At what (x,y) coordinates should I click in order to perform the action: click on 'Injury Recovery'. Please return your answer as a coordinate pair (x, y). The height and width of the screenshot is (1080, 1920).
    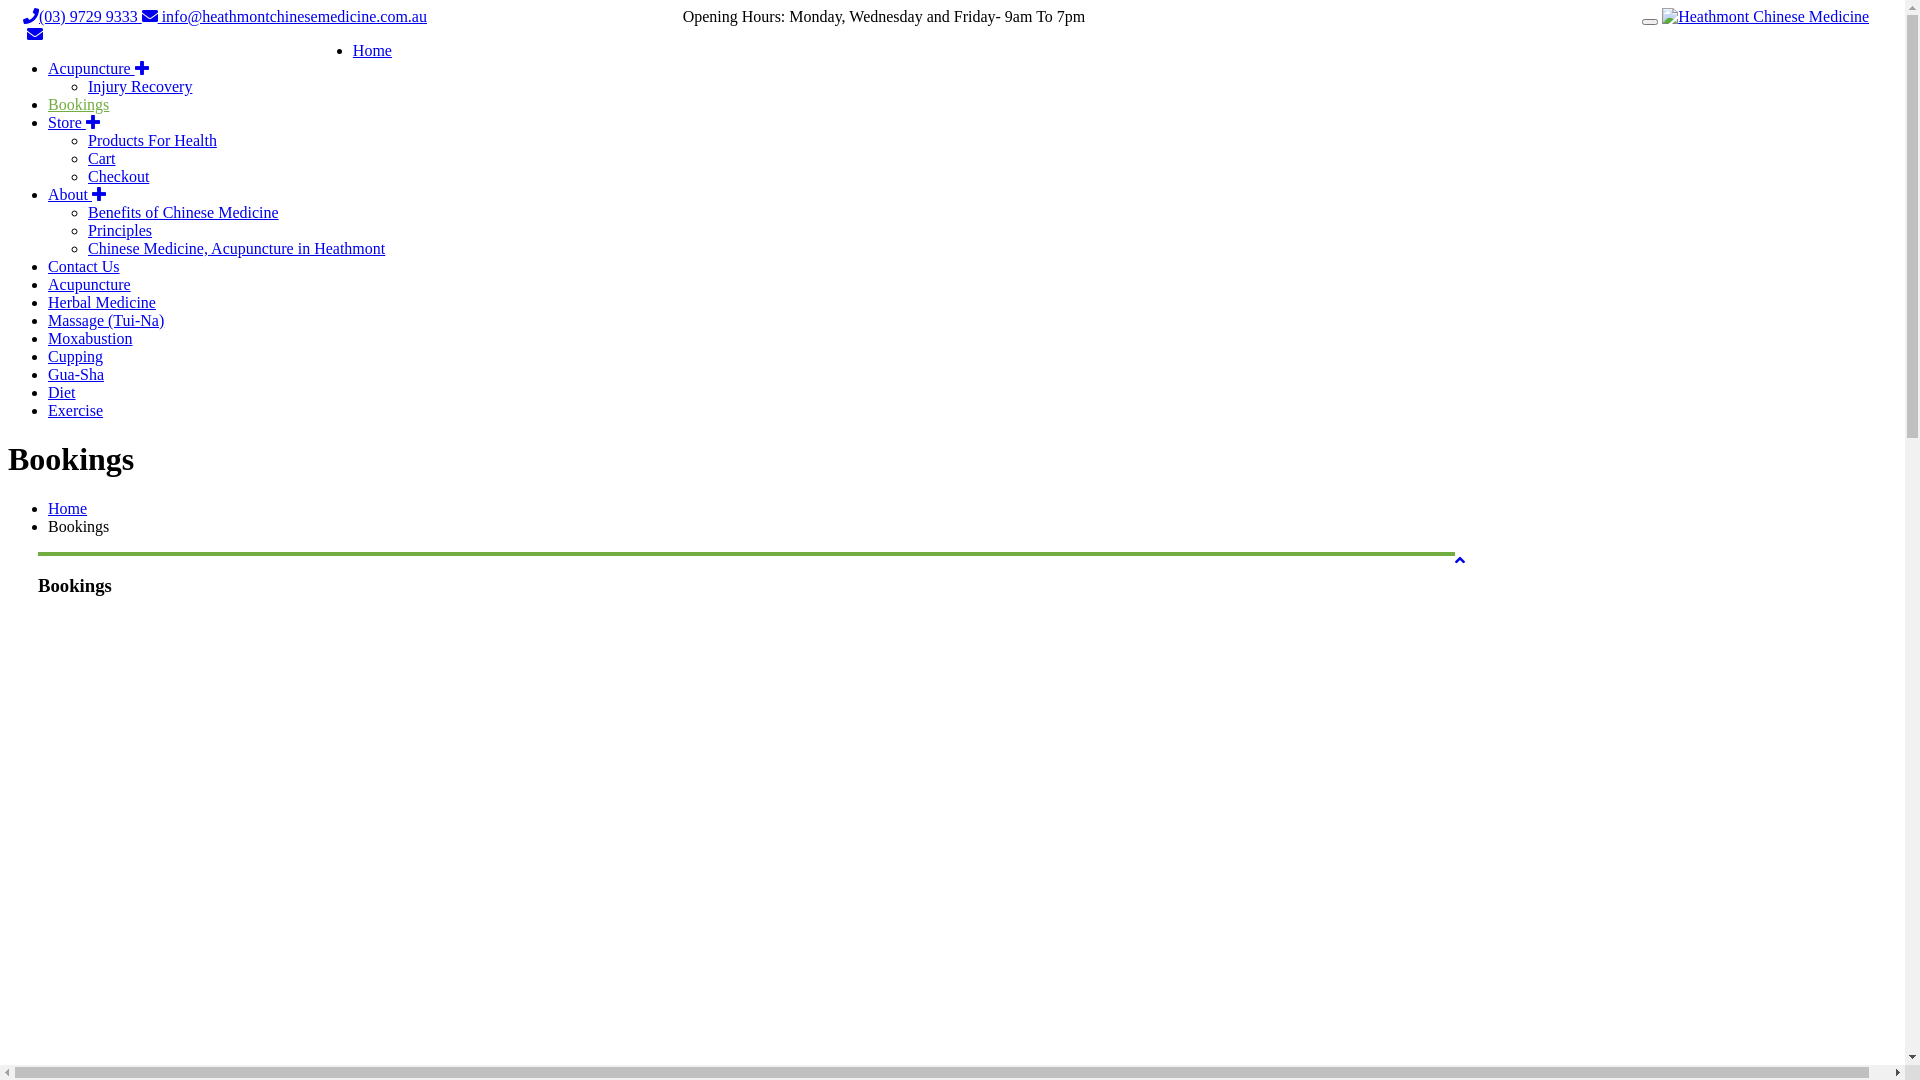
    Looking at the image, I should click on (138, 85).